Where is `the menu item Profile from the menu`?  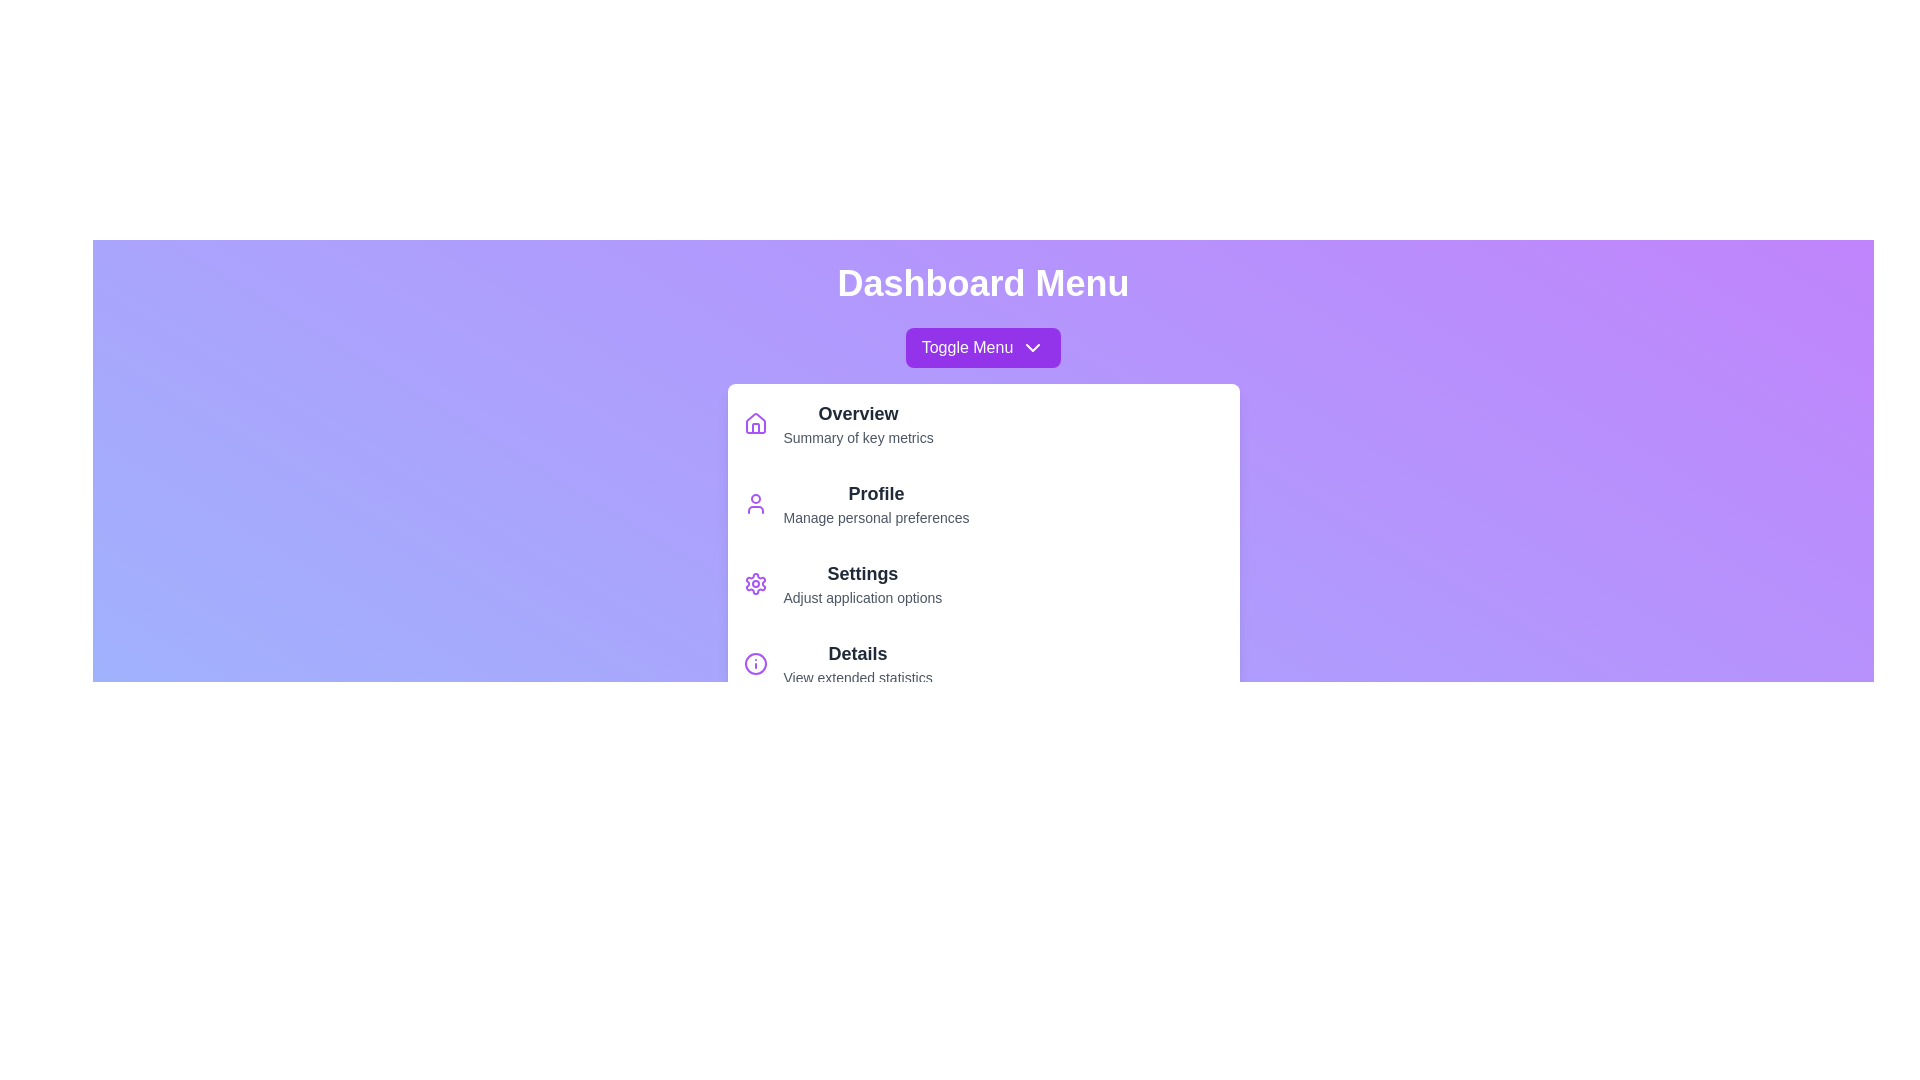
the menu item Profile from the menu is located at coordinates (983, 503).